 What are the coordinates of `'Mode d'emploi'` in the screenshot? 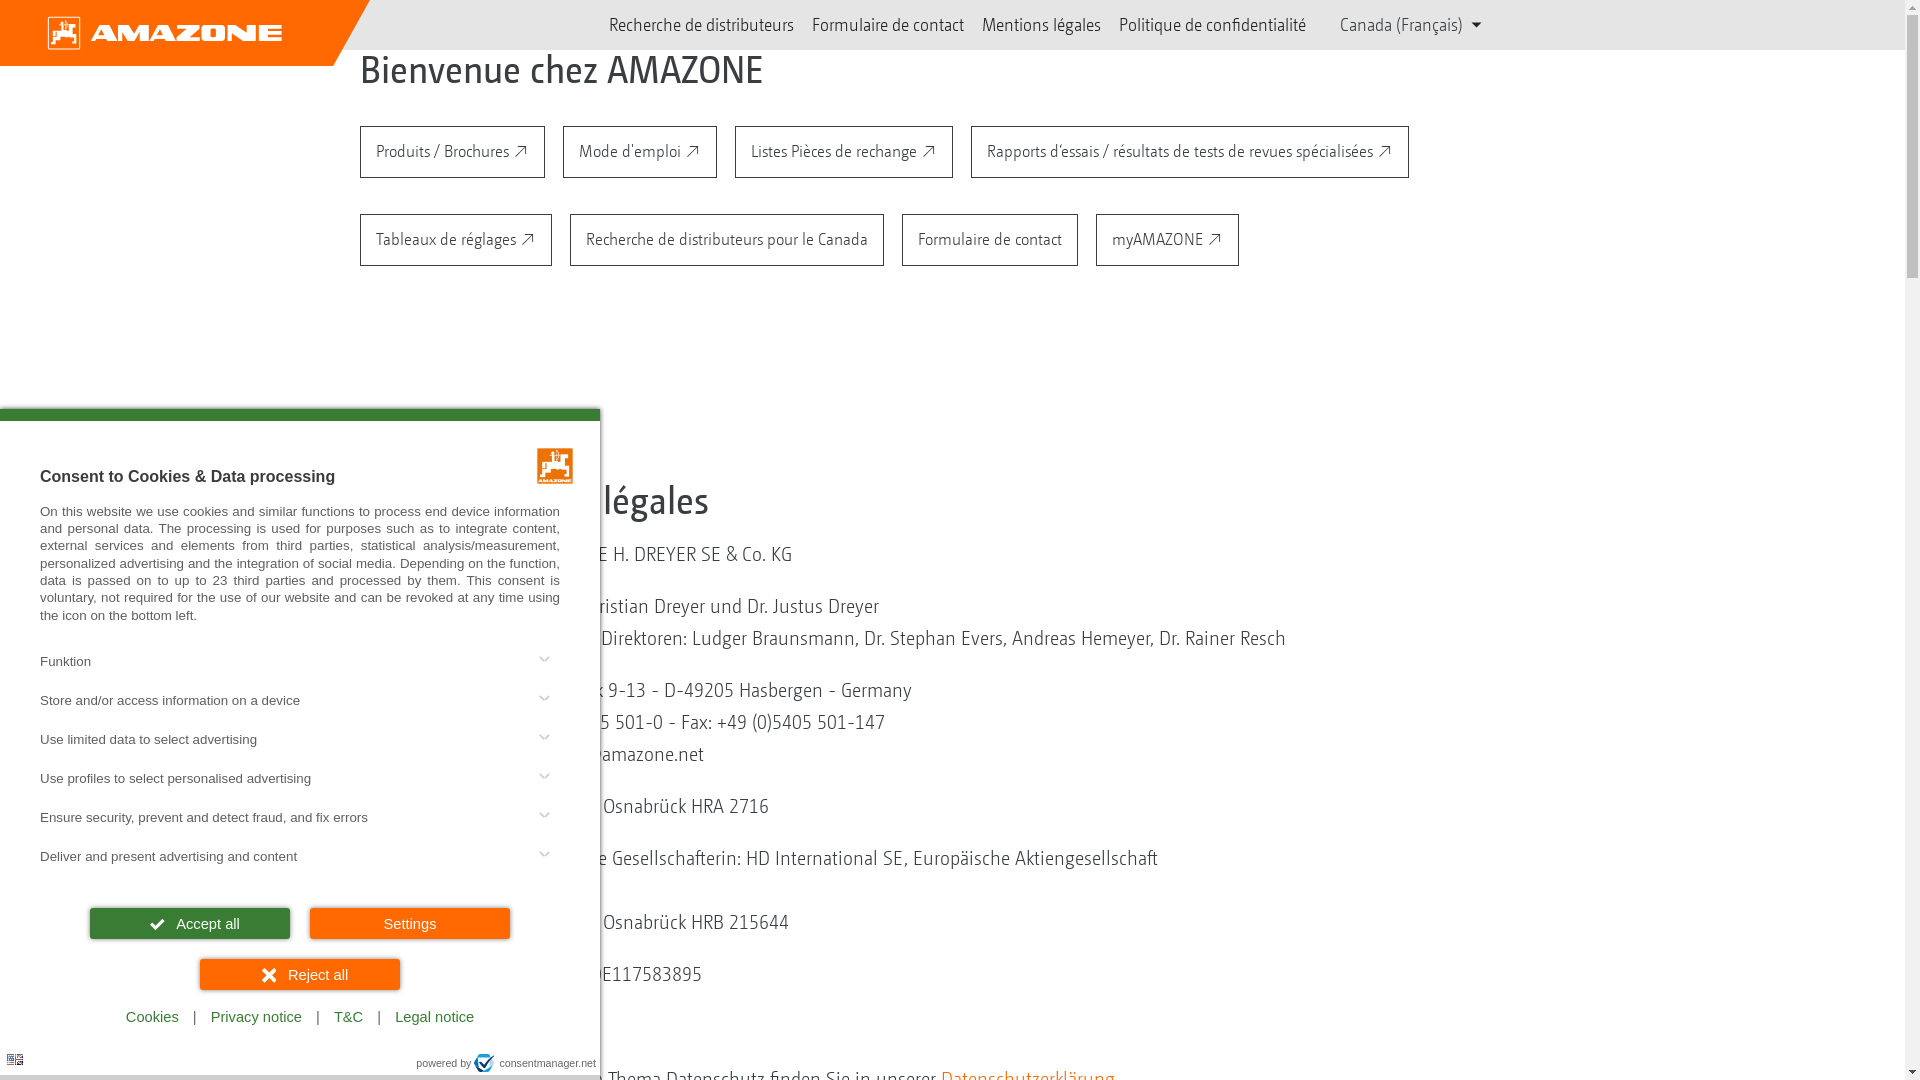 It's located at (638, 150).